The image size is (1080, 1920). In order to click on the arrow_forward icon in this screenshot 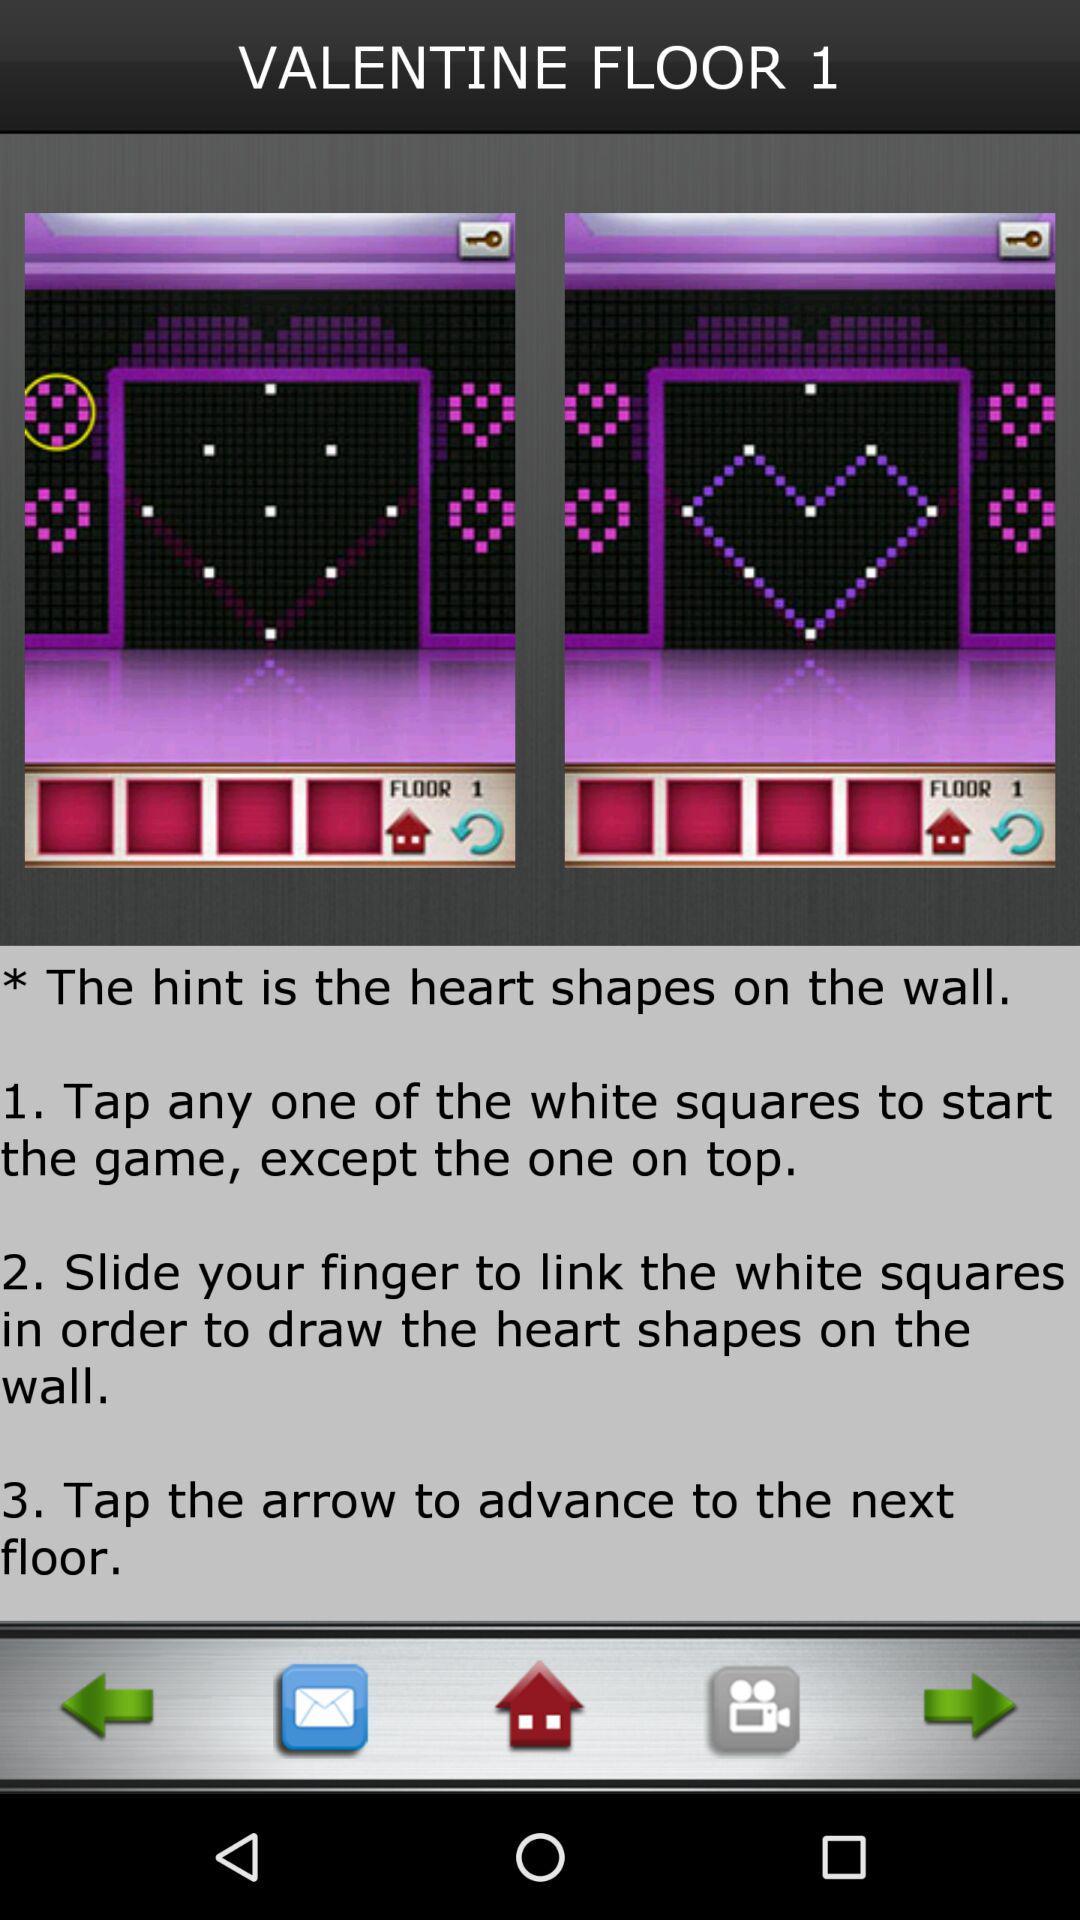, I will do `click(970, 1827)`.